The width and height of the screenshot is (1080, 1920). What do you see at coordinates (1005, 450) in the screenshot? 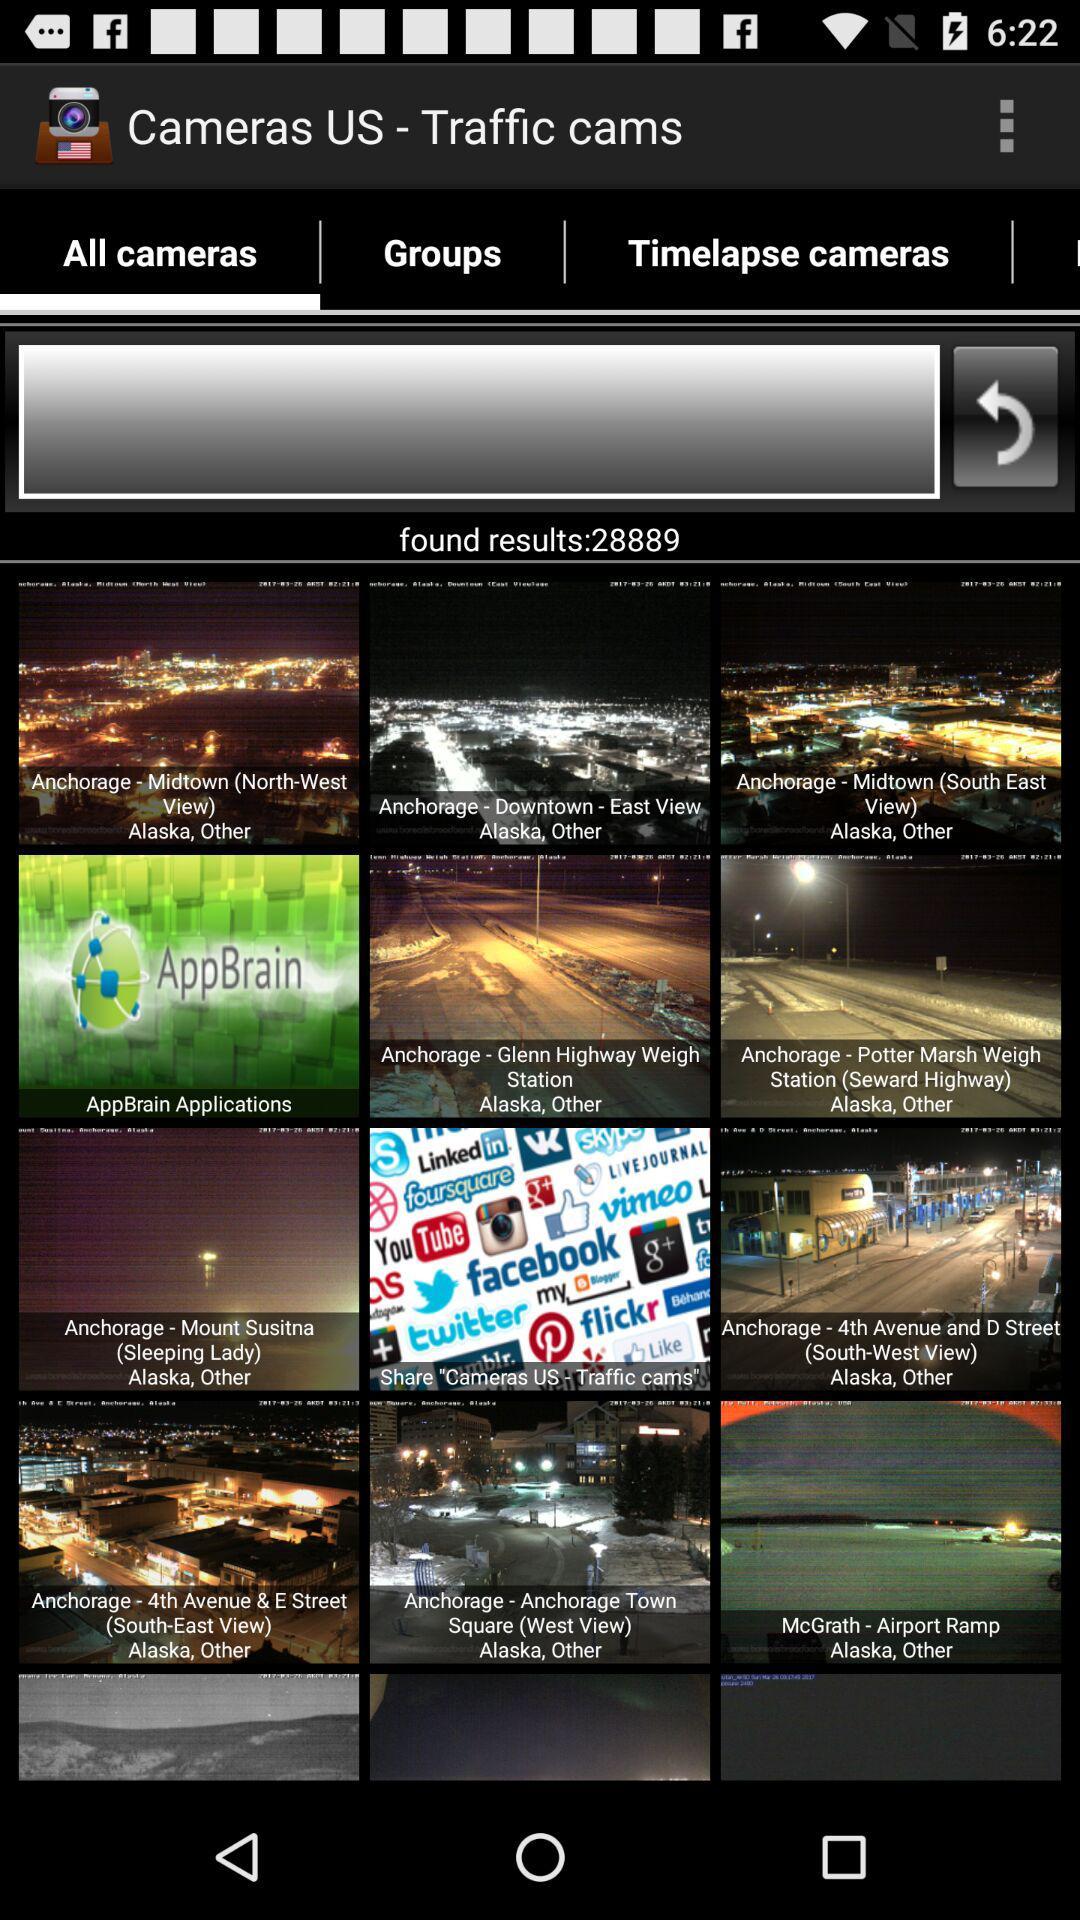
I see `the undo icon` at bounding box center [1005, 450].